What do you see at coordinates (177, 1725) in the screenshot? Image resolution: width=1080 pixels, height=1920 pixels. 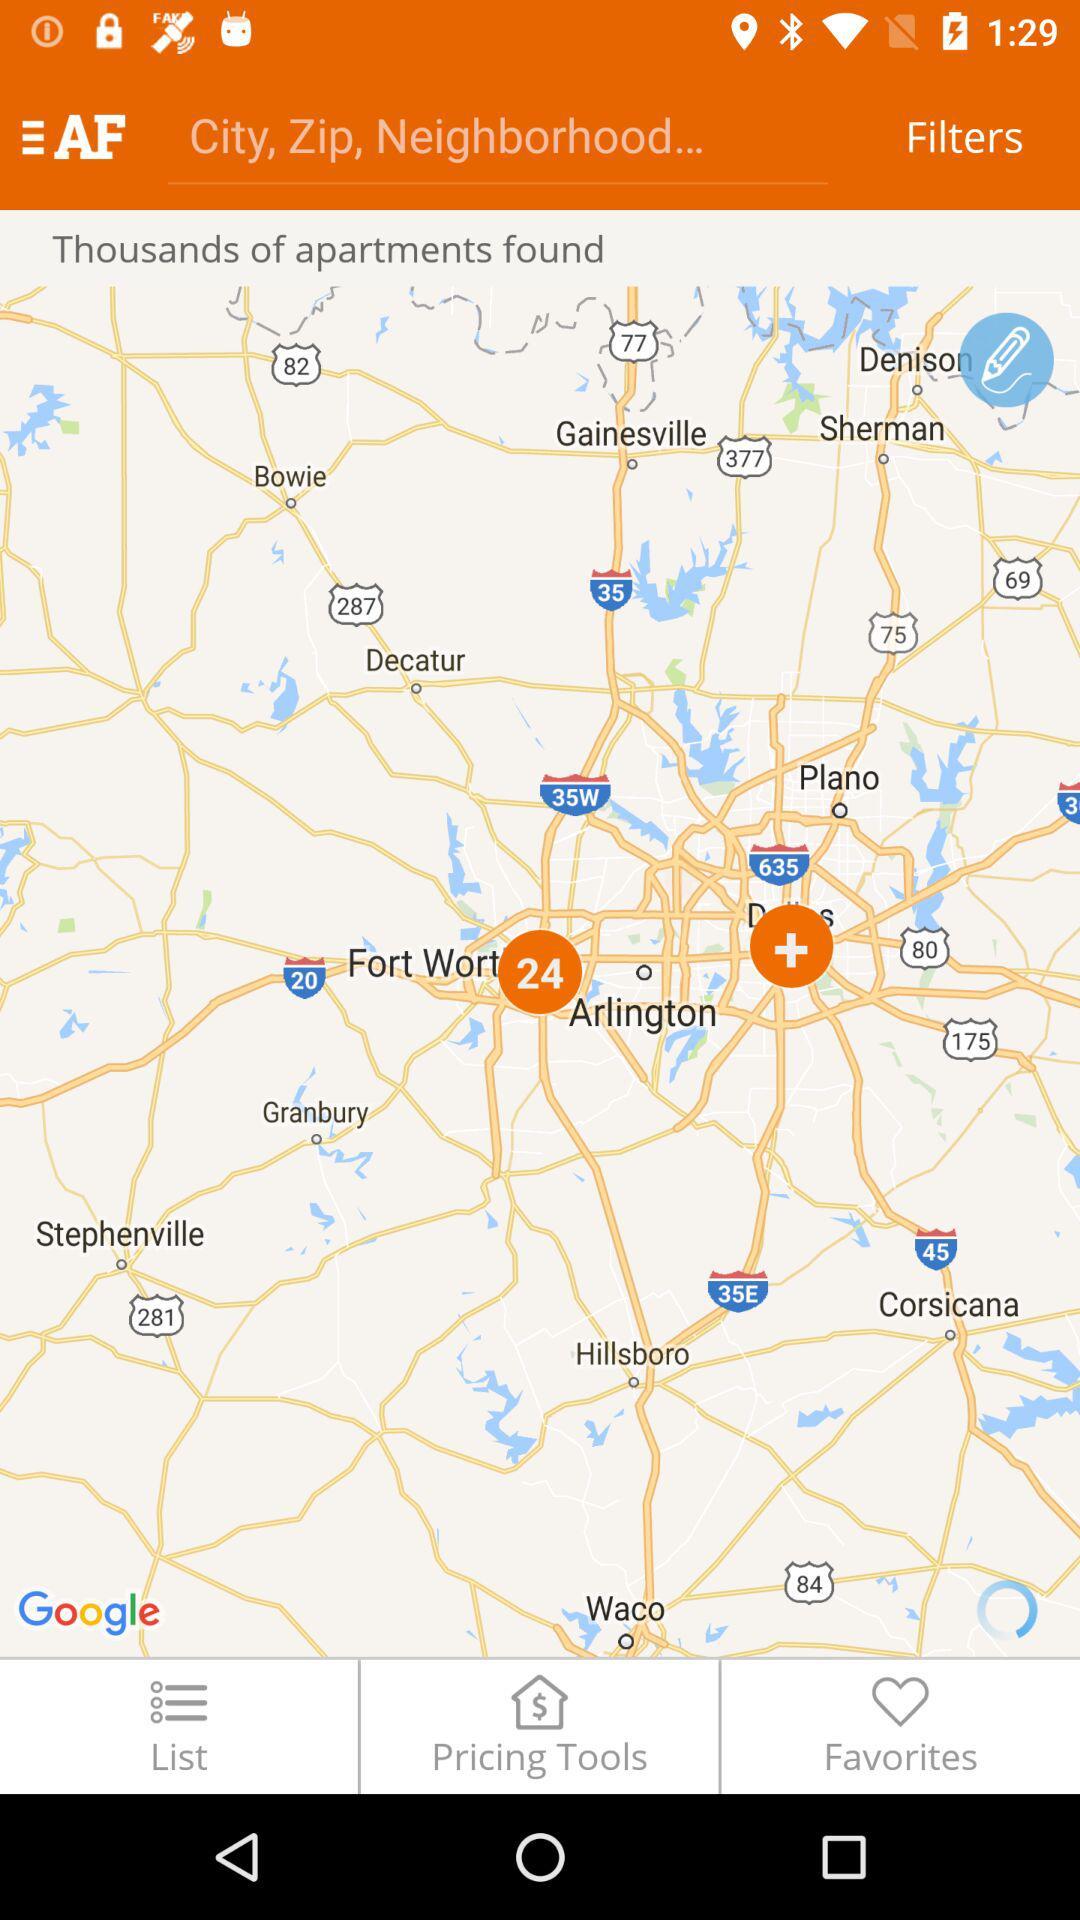 I see `the list` at bounding box center [177, 1725].